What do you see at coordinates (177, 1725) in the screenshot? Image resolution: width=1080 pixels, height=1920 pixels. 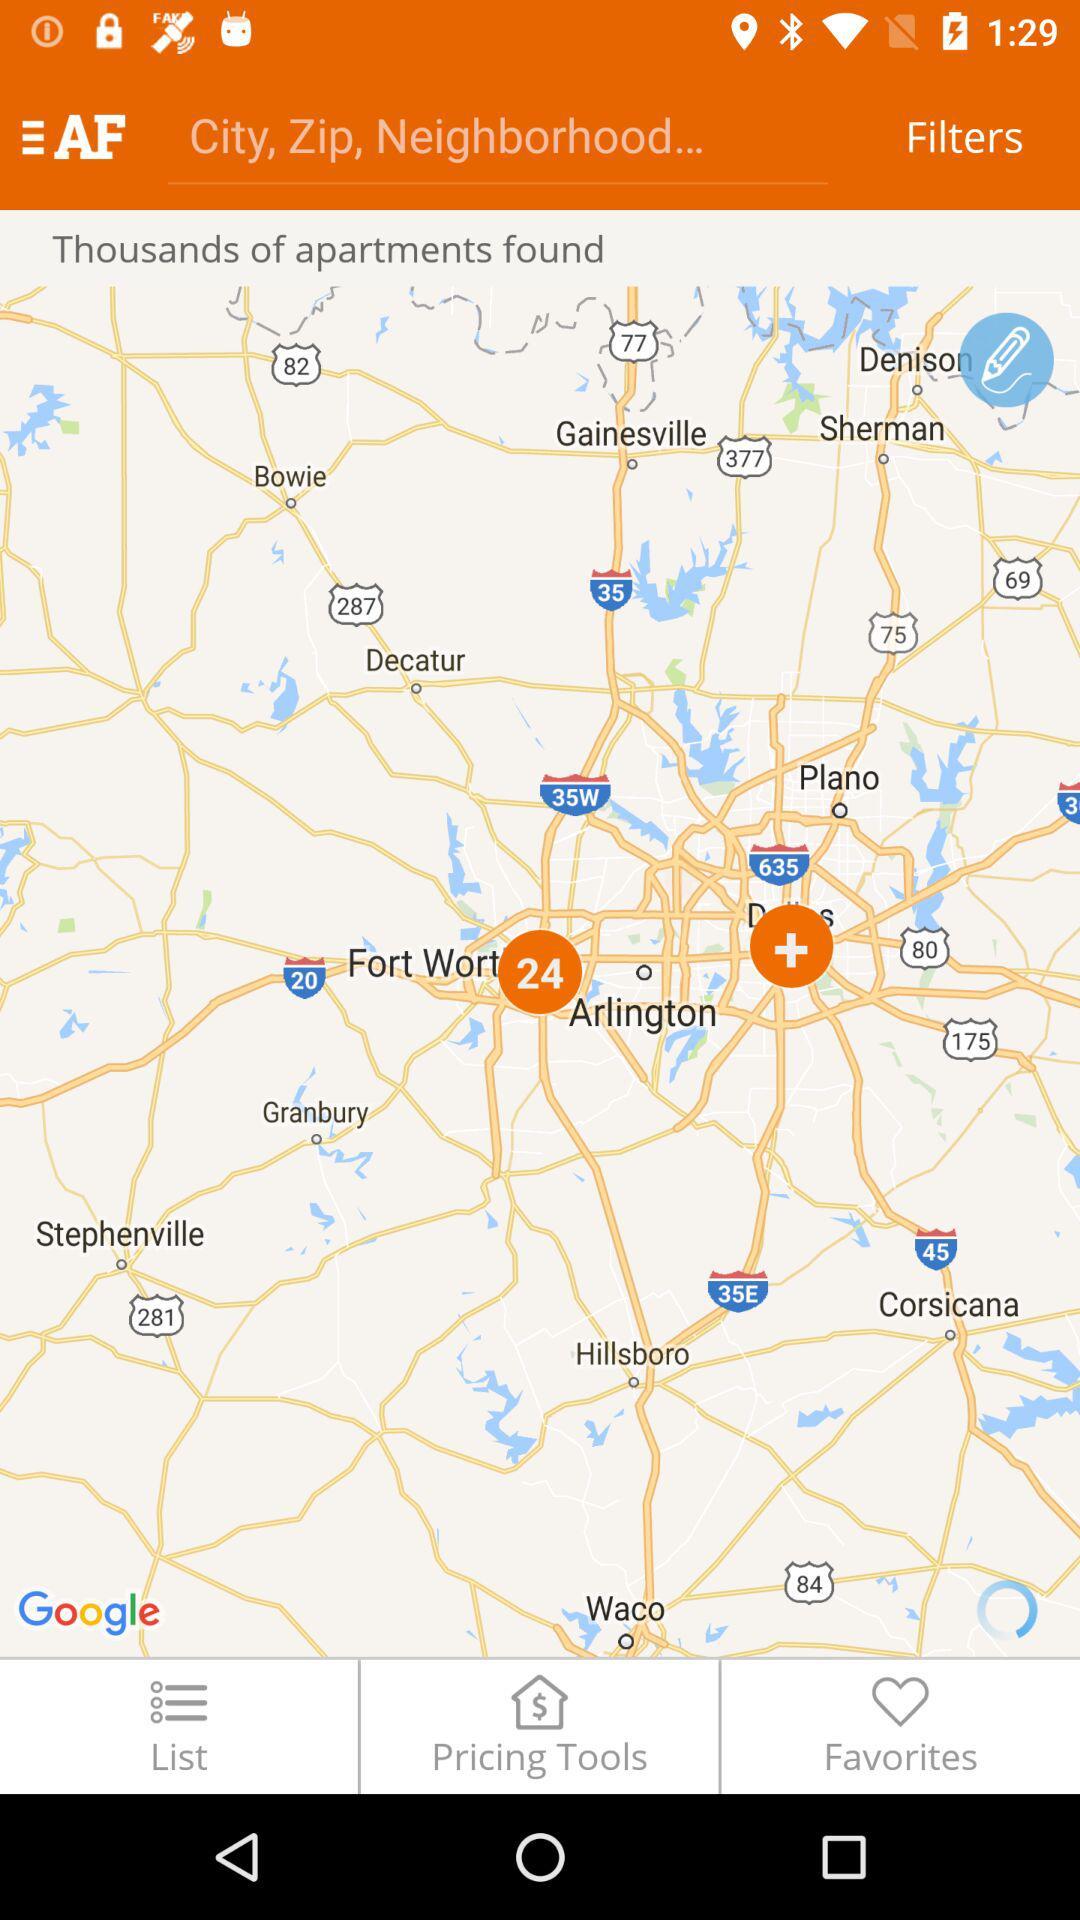 I see `the list` at bounding box center [177, 1725].